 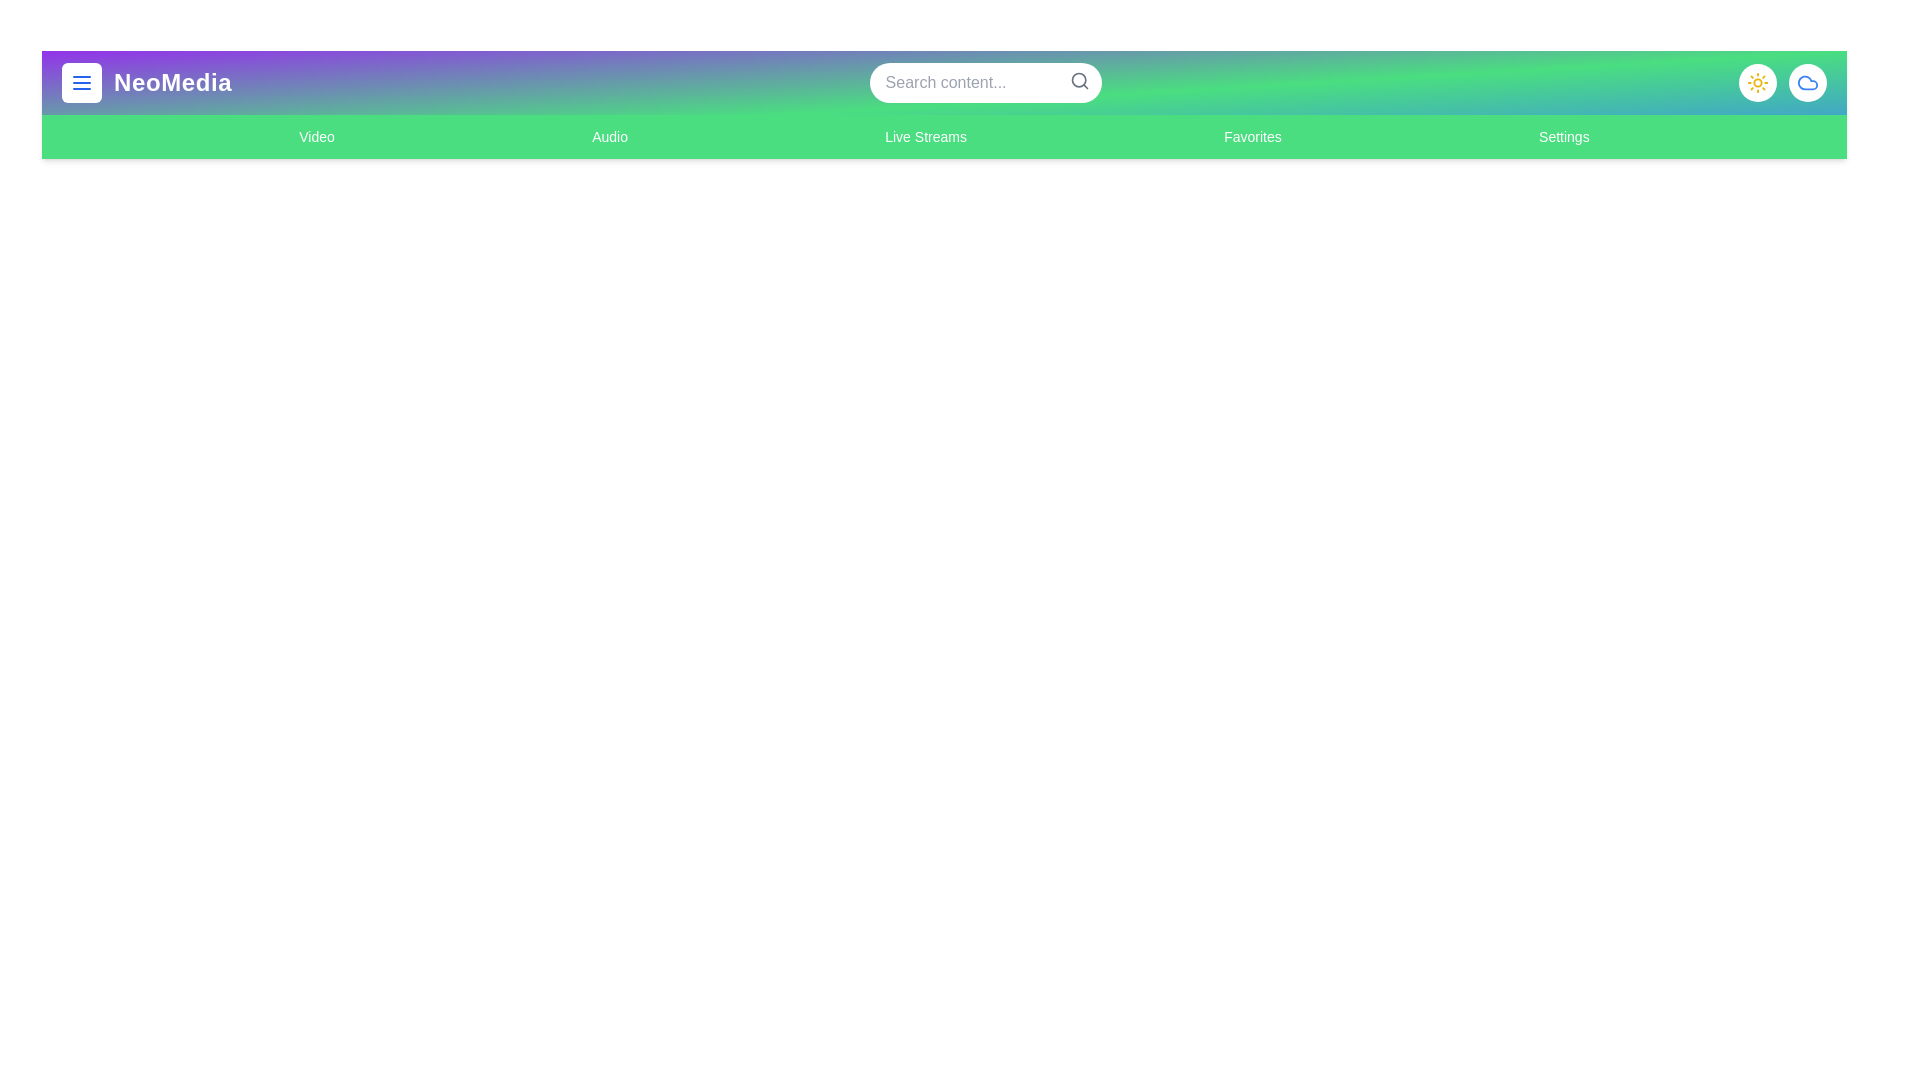 What do you see at coordinates (315, 136) in the screenshot?
I see `the navigation link labeled Video` at bounding box center [315, 136].